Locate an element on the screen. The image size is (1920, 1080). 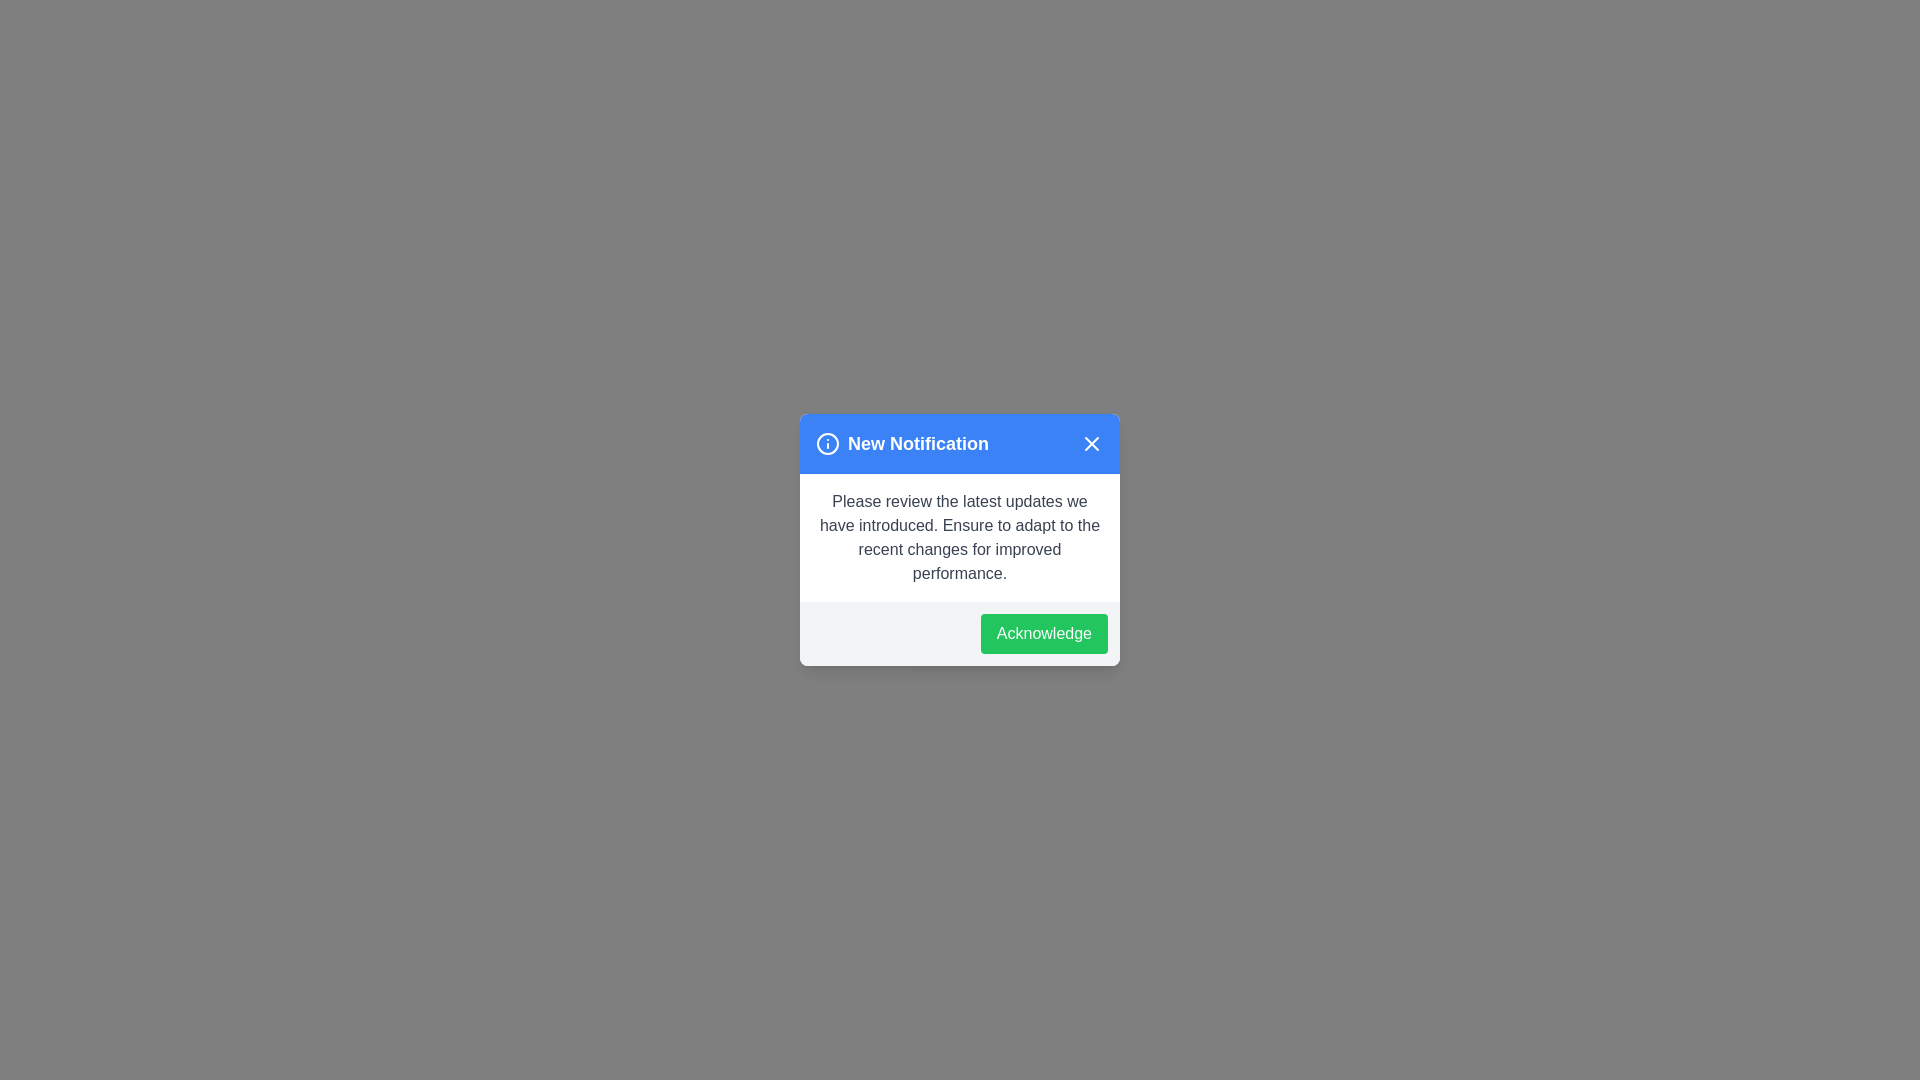
the 'Acknowledge' button to acknowledge the notification is located at coordinates (1042, 633).